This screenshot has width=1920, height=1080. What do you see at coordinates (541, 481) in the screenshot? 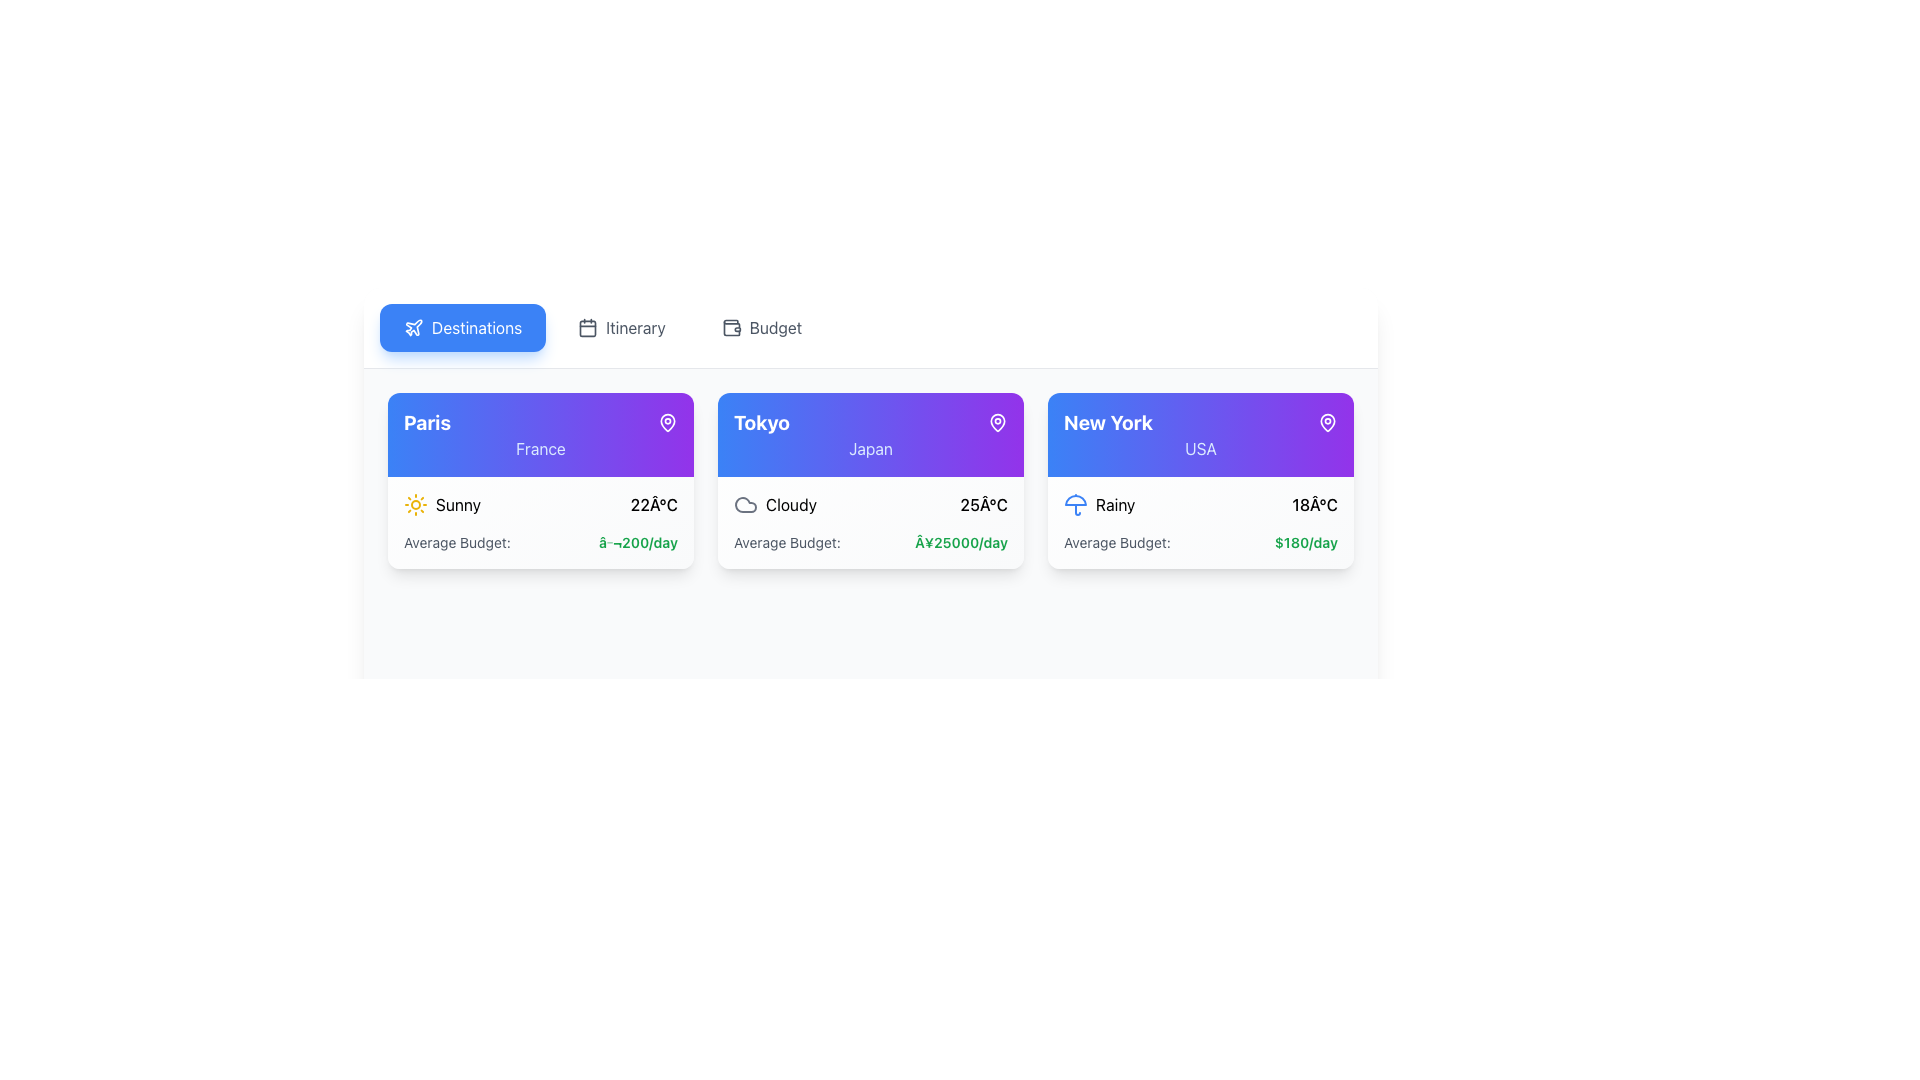
I see `details from the Travel information card located in the top-left corner of the grid layout` at bounding box center [541, 481].